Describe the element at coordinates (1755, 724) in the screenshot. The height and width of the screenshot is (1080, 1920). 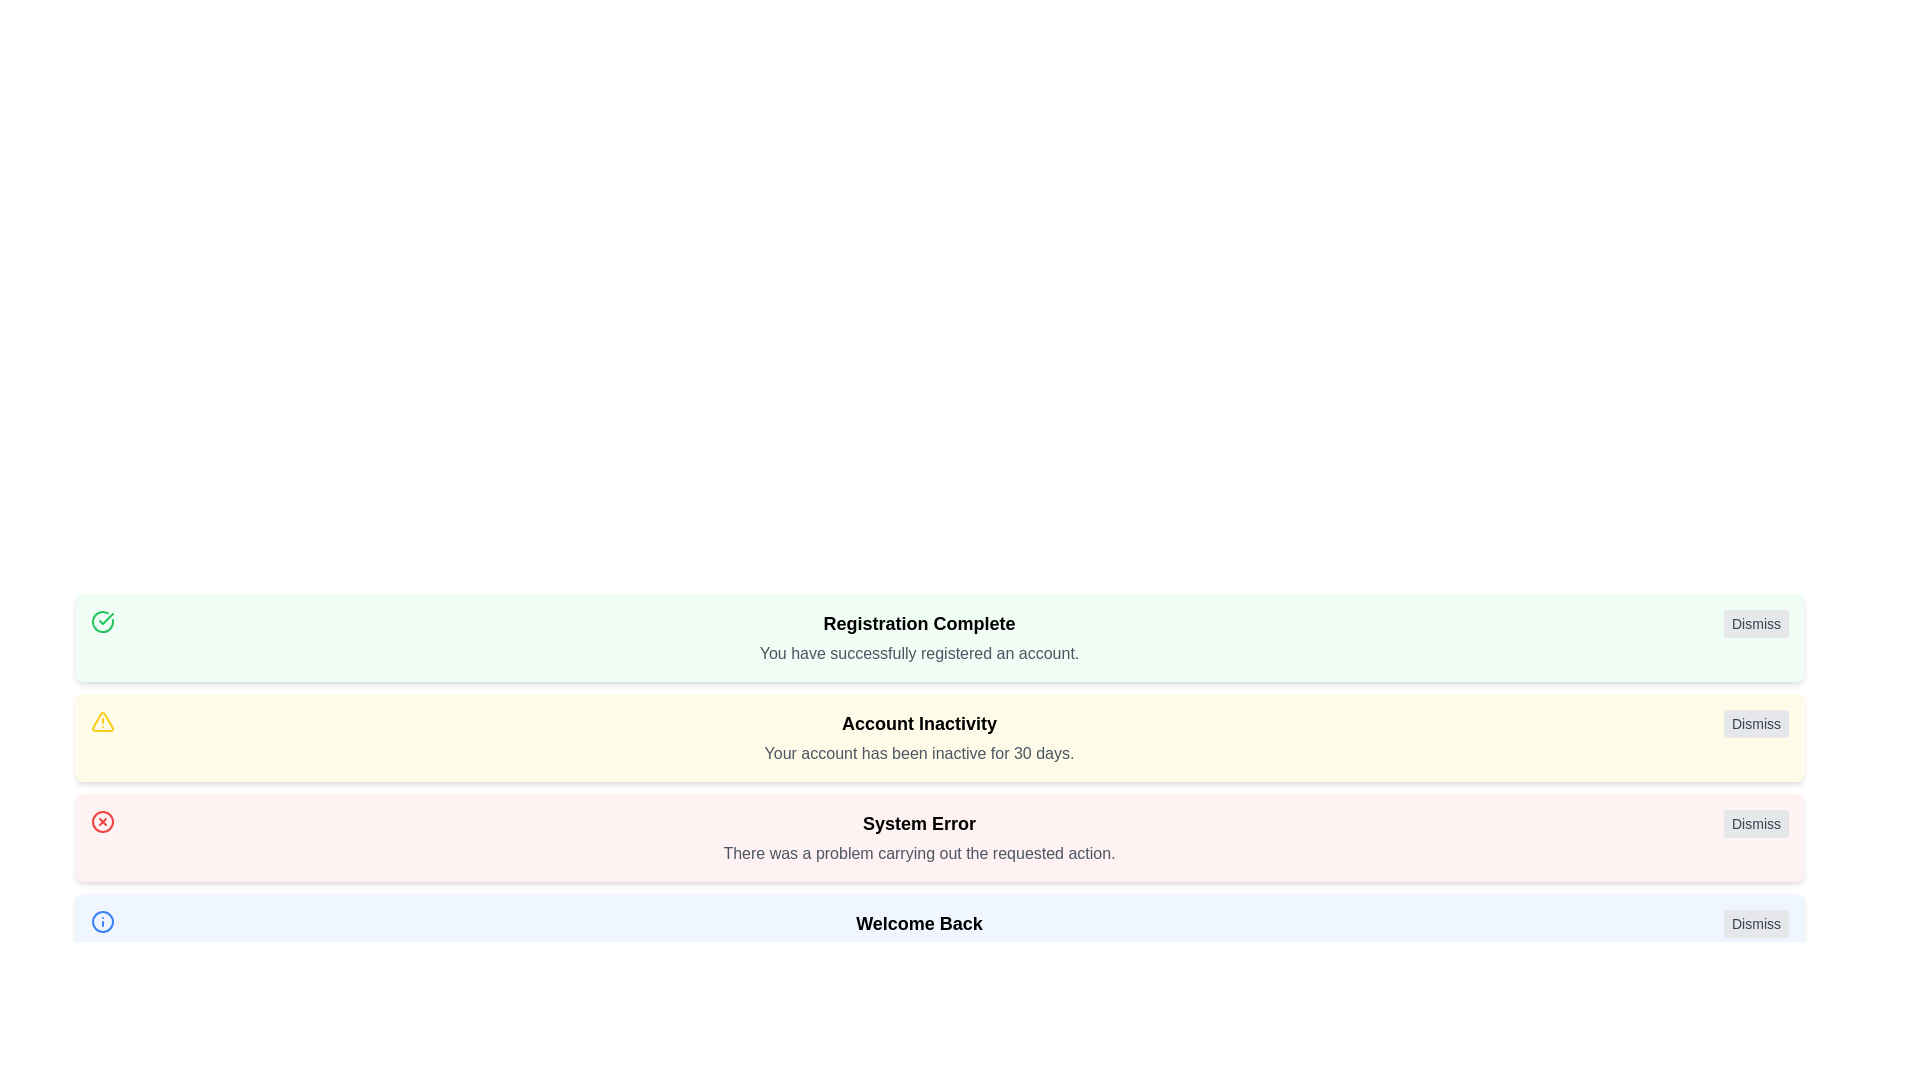
I see `the 'Dismiss' button, which is a rectangular button with rounded corners in a light gray background, positioned on the right side of the yellow-highlighted notification box` at that location.